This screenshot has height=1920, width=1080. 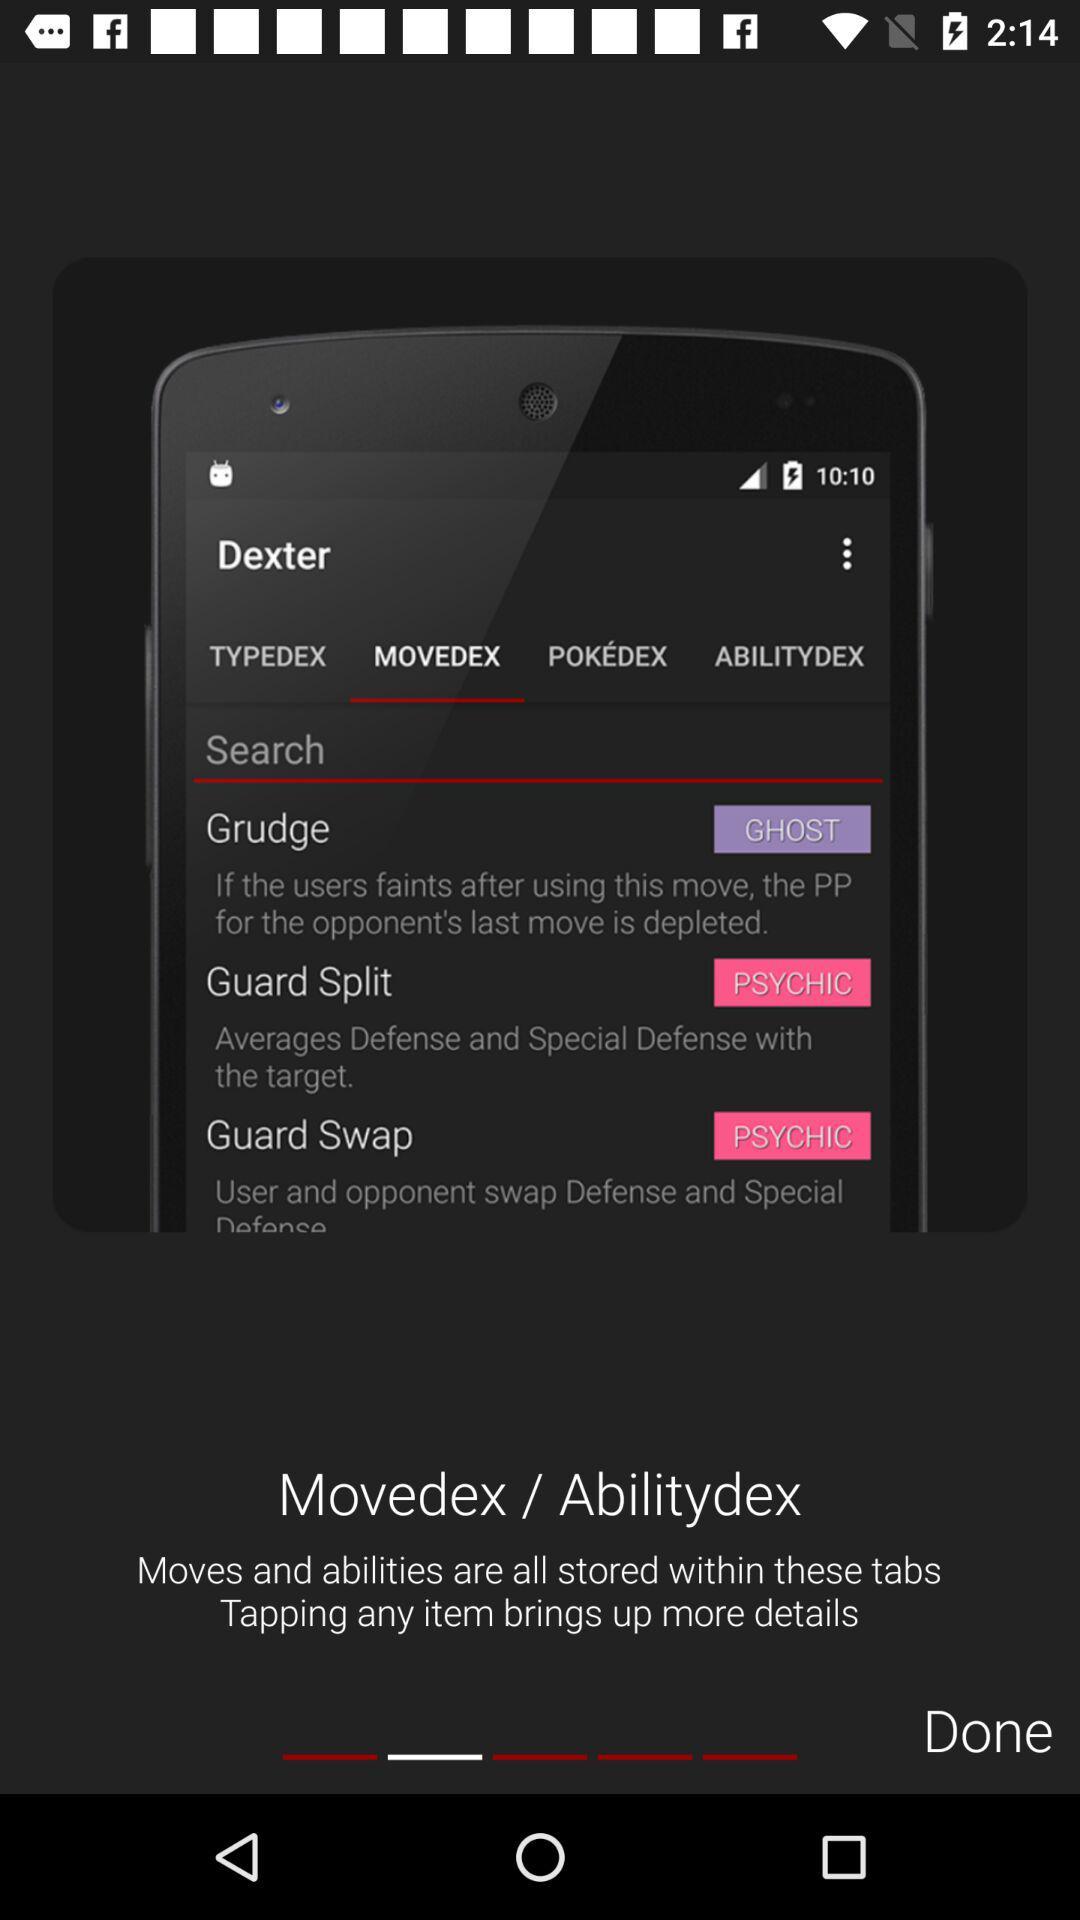 What do you see at coordinates (434, 1756) in the screenshot?
I see `the minus icon` at bounding box center [434, 1756].